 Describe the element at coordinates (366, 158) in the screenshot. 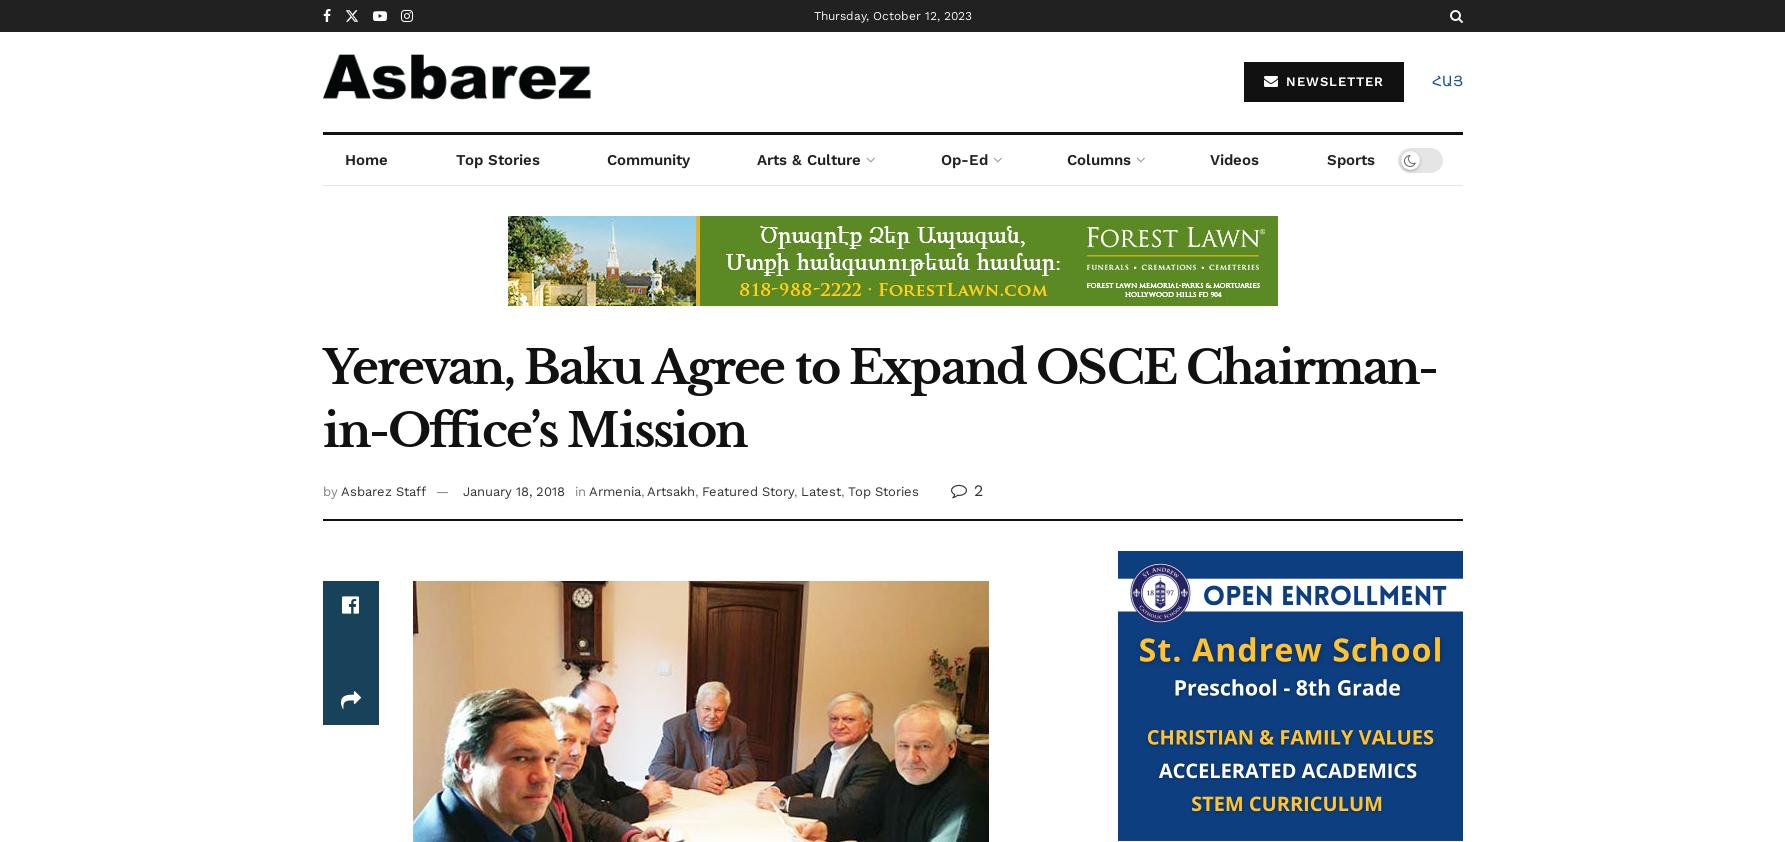

I see `'Home'` at that location.